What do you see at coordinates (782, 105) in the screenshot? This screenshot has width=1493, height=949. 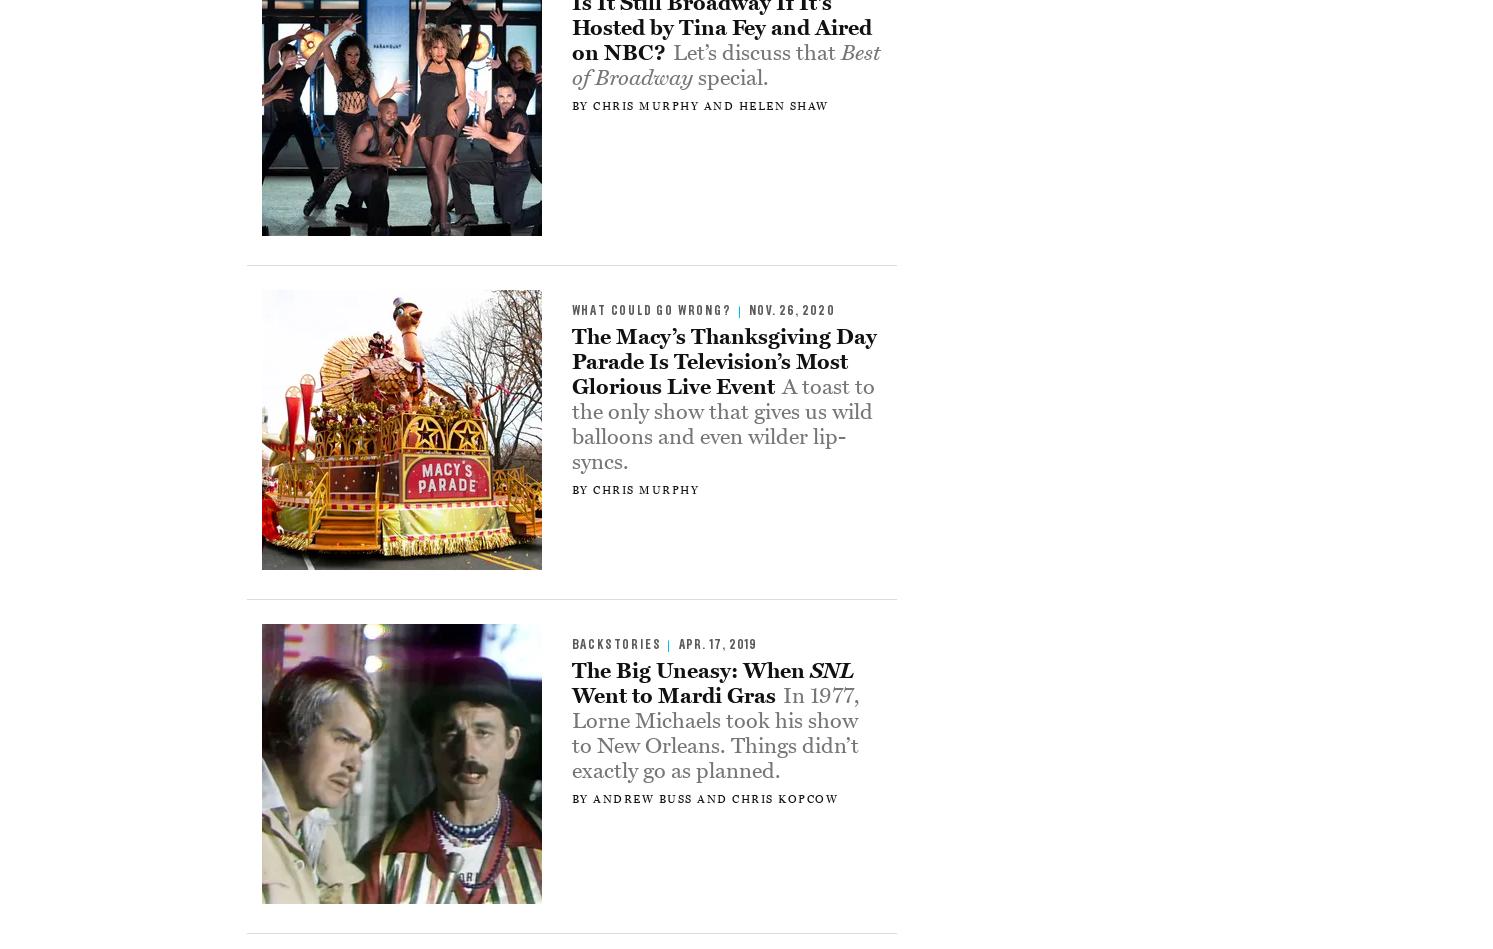 I see `'Helen Shaw'` at bounding box center [782, 105].